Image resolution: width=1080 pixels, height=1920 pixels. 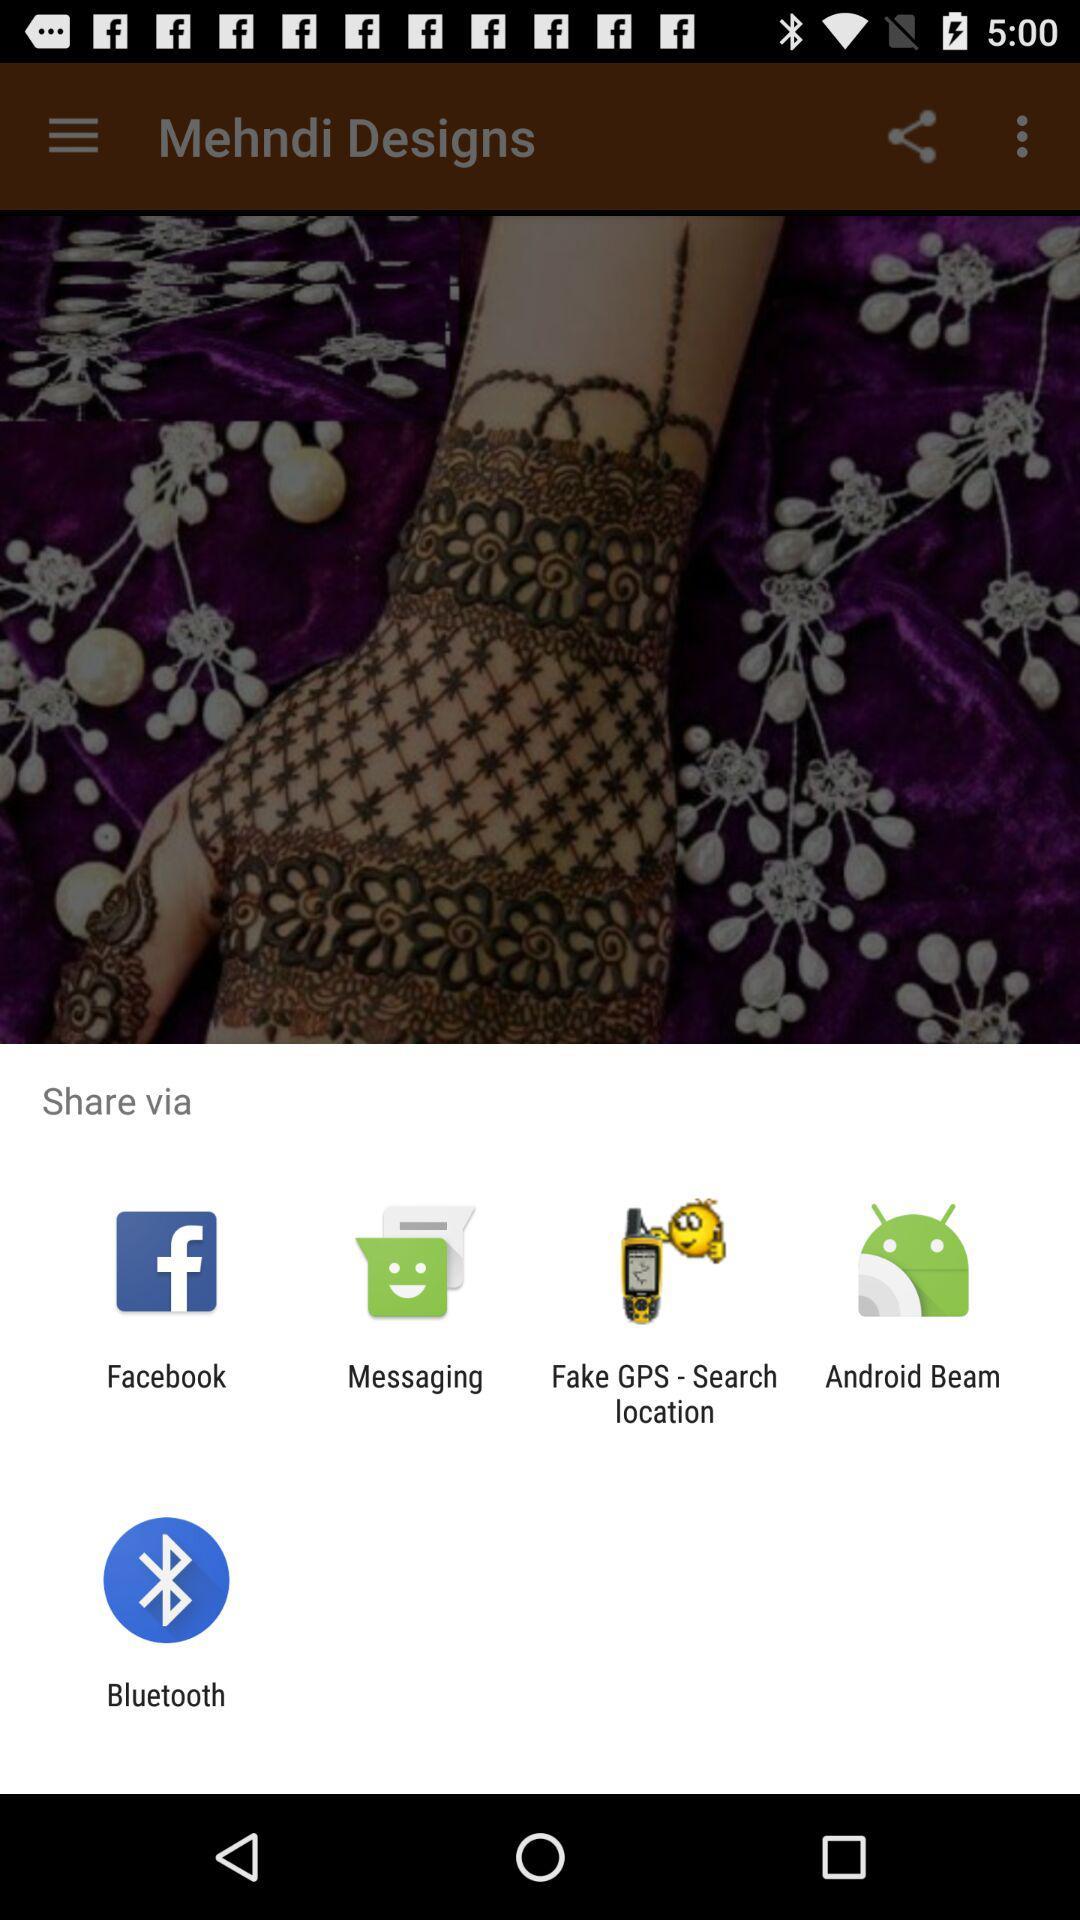 What do you see at coordinates (414, 1392) in the screenshot?
I see `the item next to the facebook item` at bounding box center [414, 1392].